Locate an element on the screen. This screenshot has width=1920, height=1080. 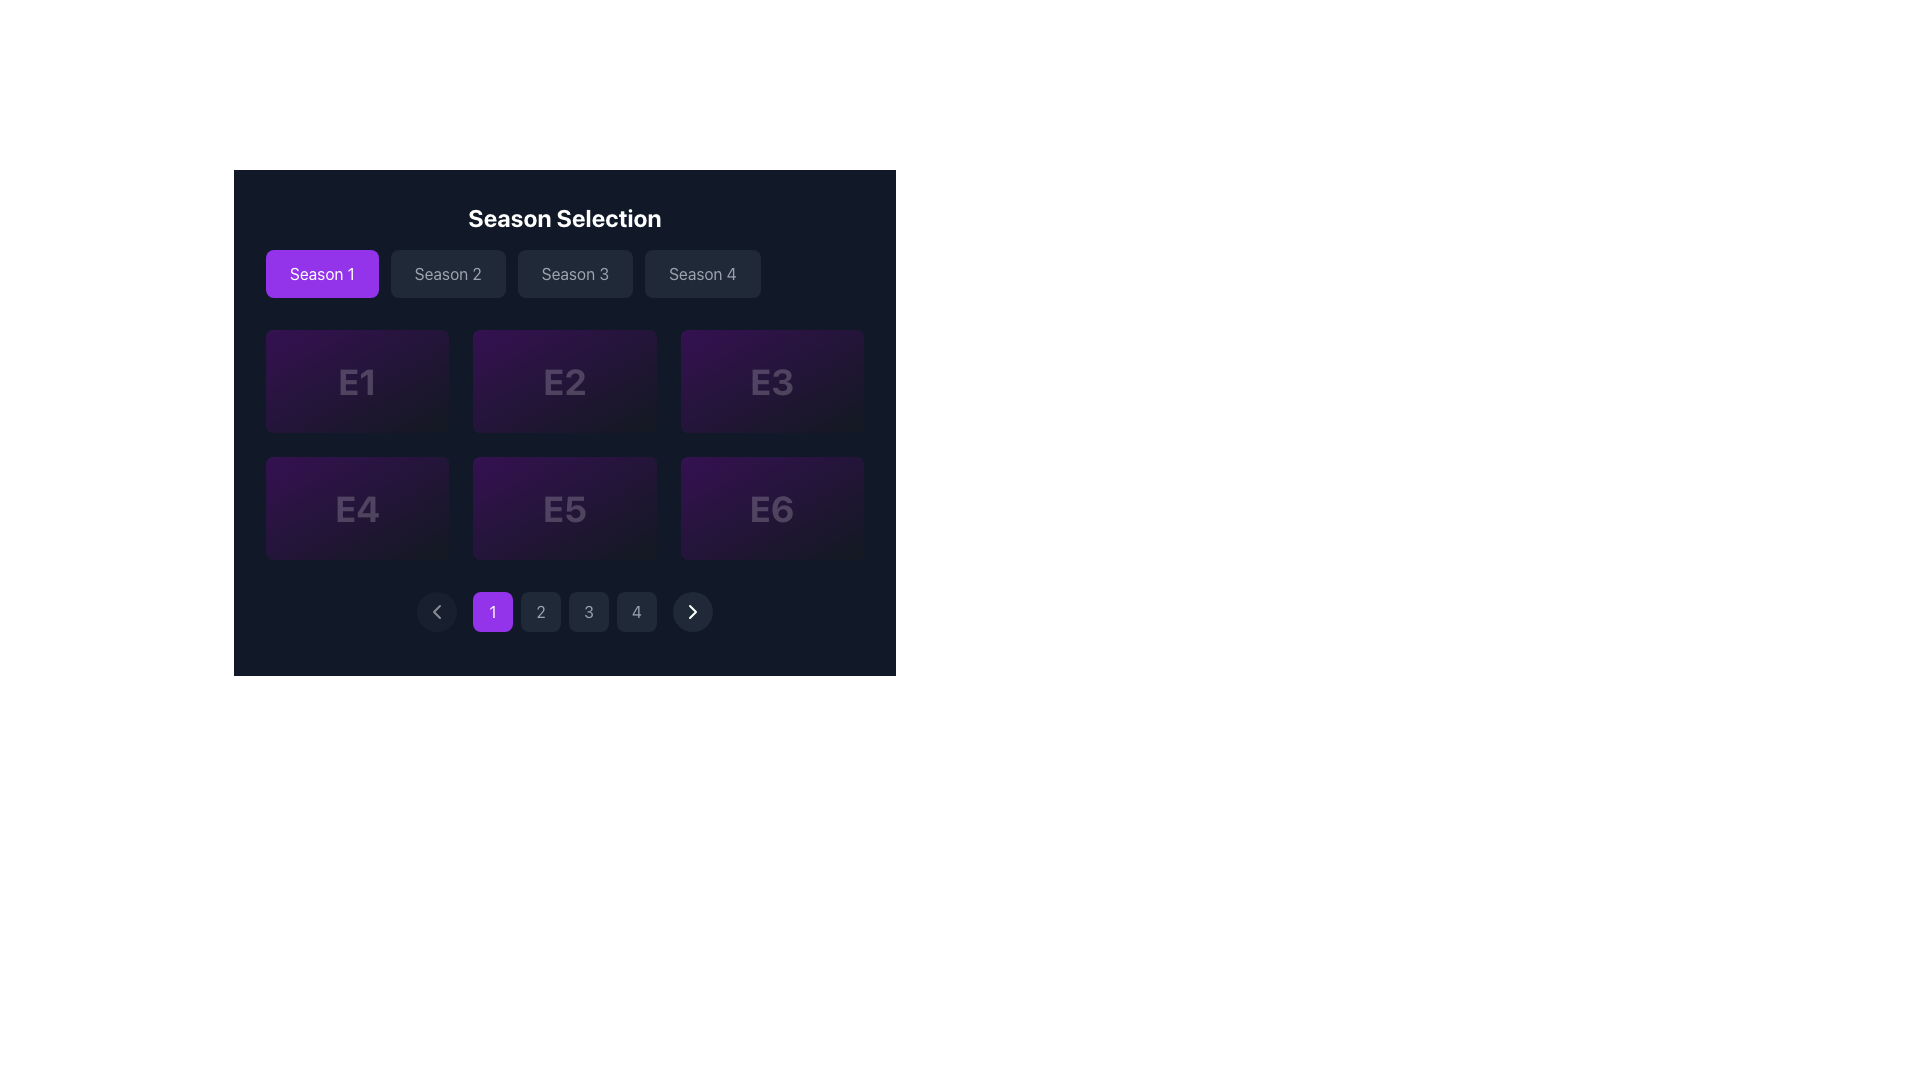
the prominently displayed text element 'E2' which is located in the second column of the top row in the grid layout of episodes is located at coordinates (564, 381).